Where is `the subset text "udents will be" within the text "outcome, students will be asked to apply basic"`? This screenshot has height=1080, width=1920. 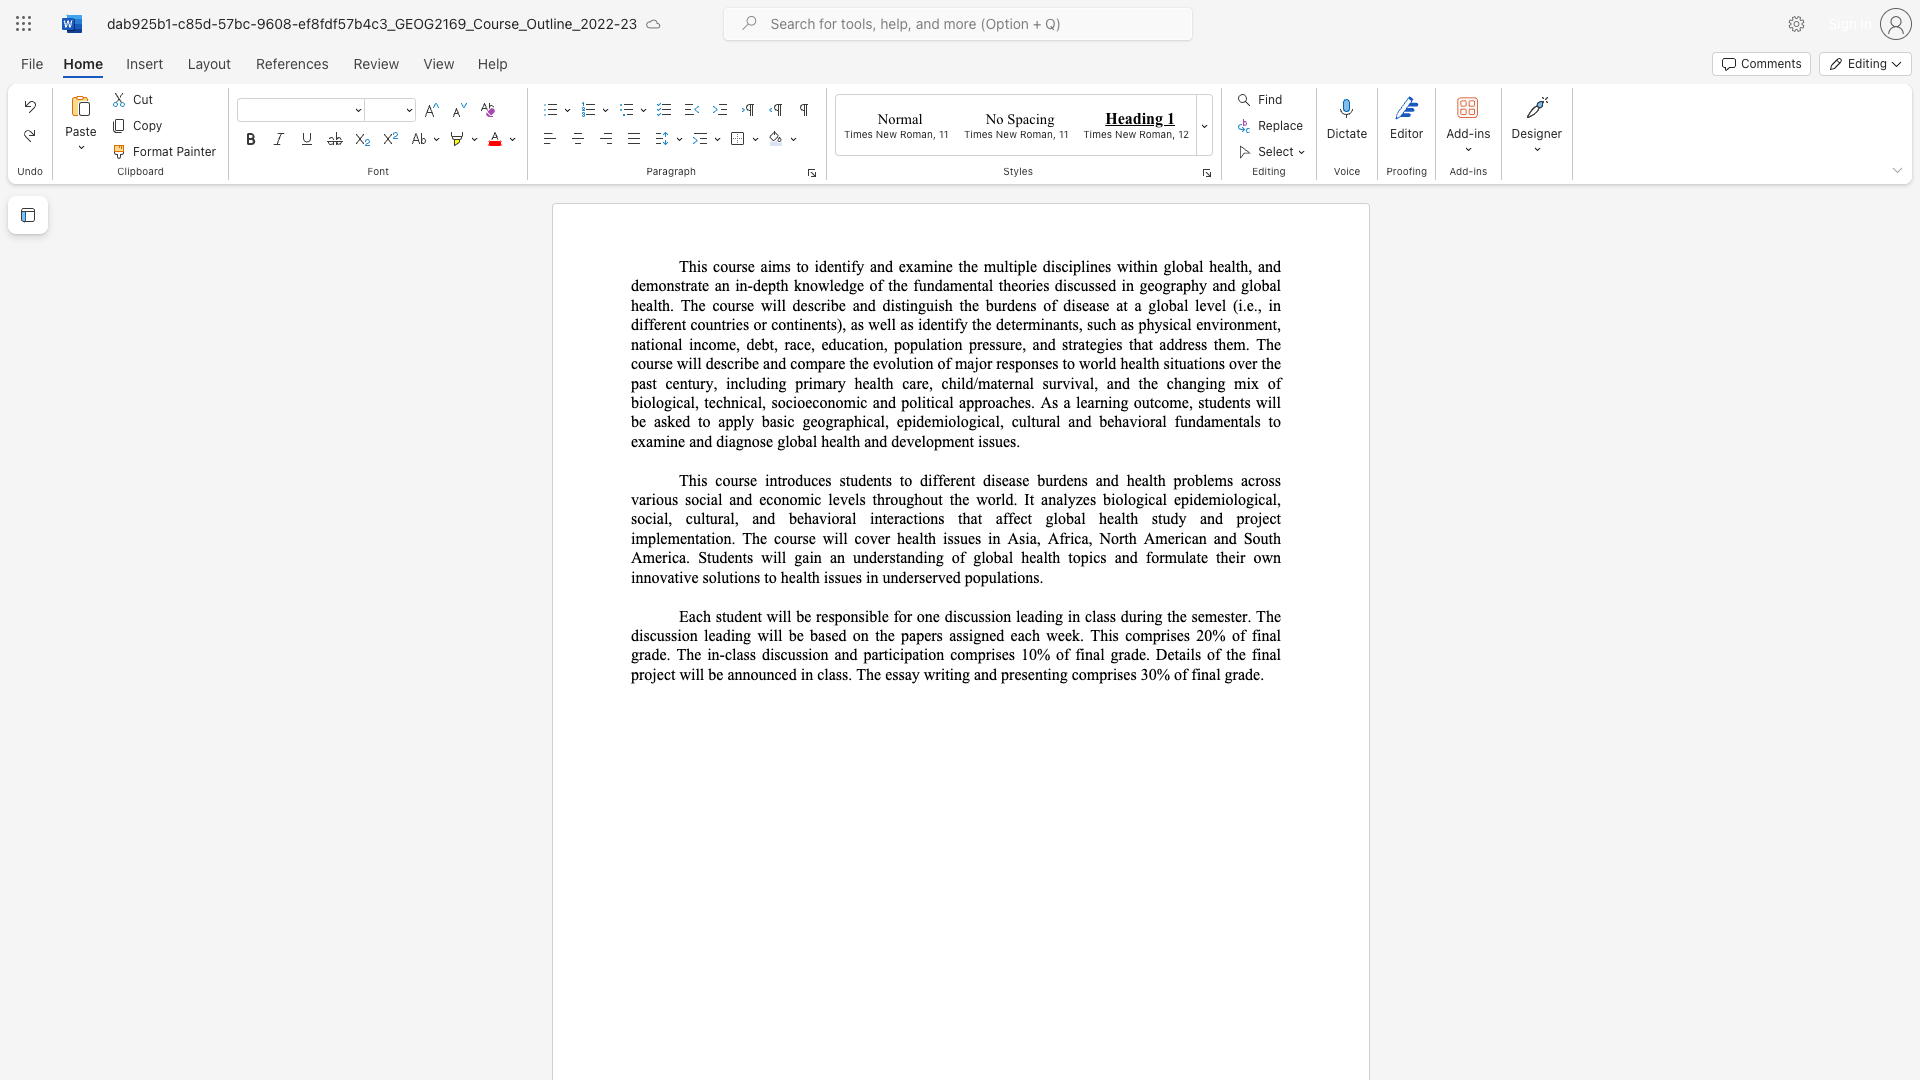 the subset text "udents will be" within the text "outcome, students will be asked to apply basic" is located at coordinates (1208, 402).